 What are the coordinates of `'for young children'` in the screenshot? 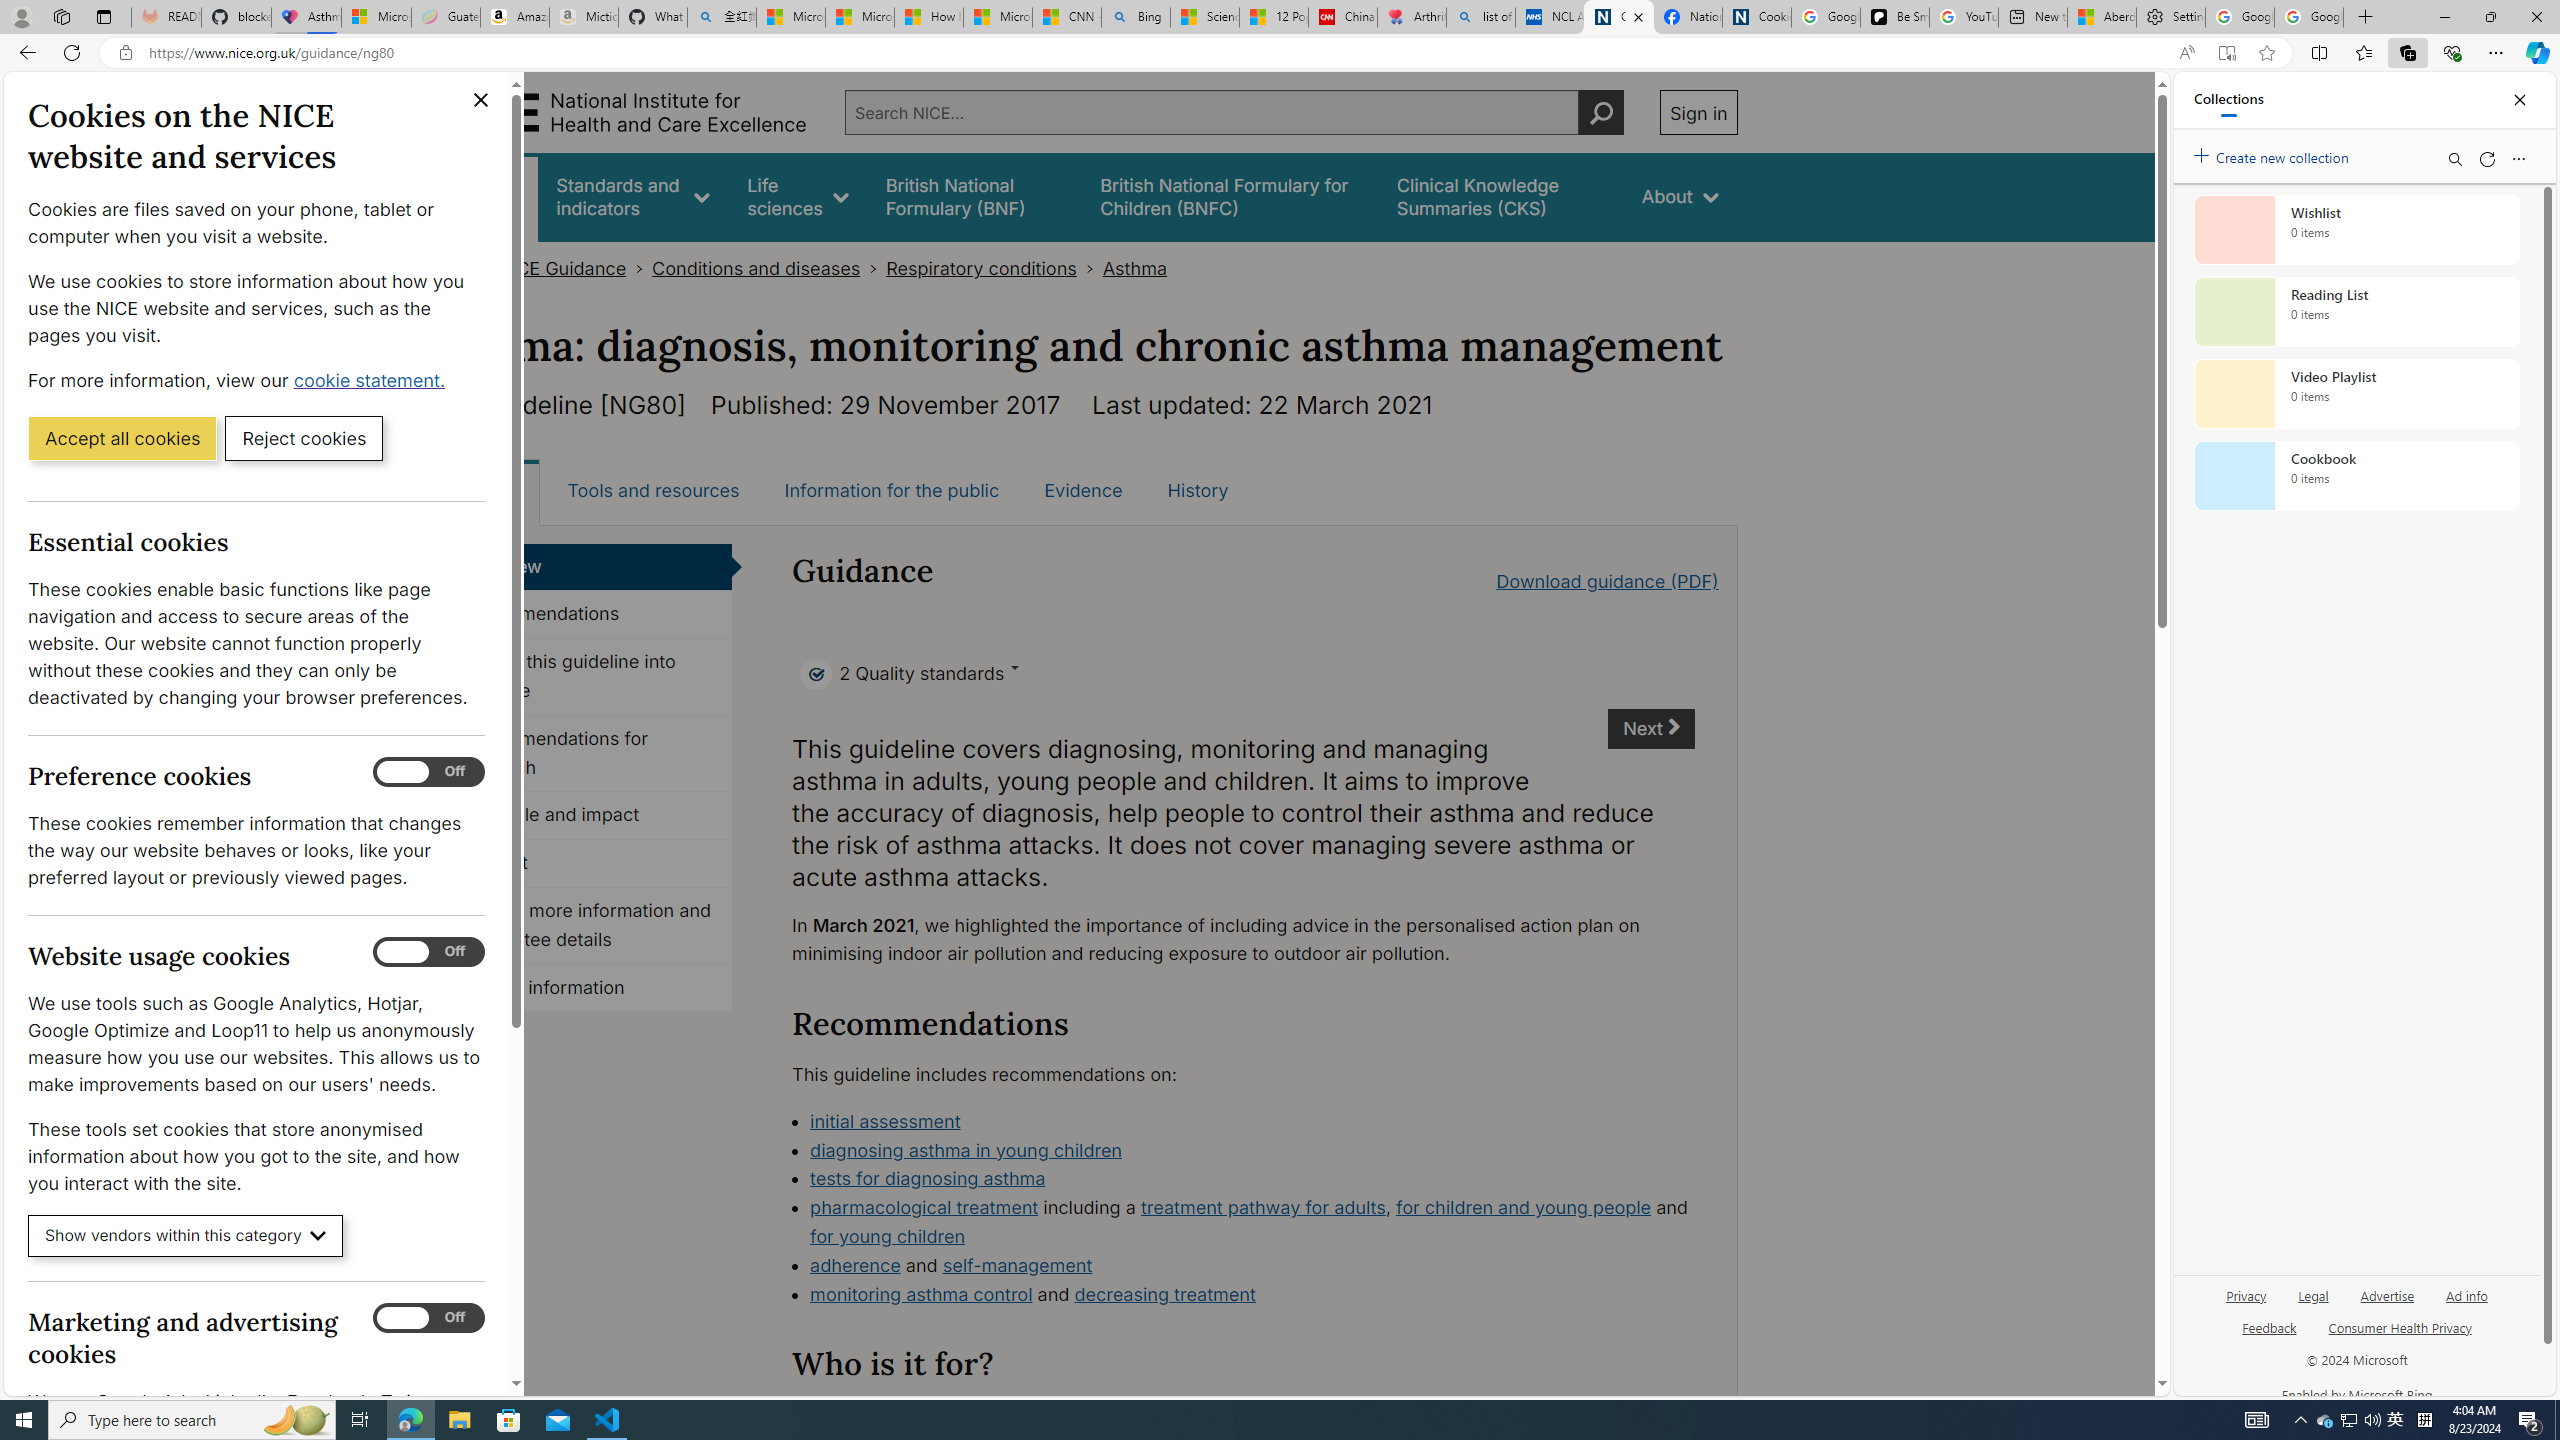 It's located at (886, 1236).